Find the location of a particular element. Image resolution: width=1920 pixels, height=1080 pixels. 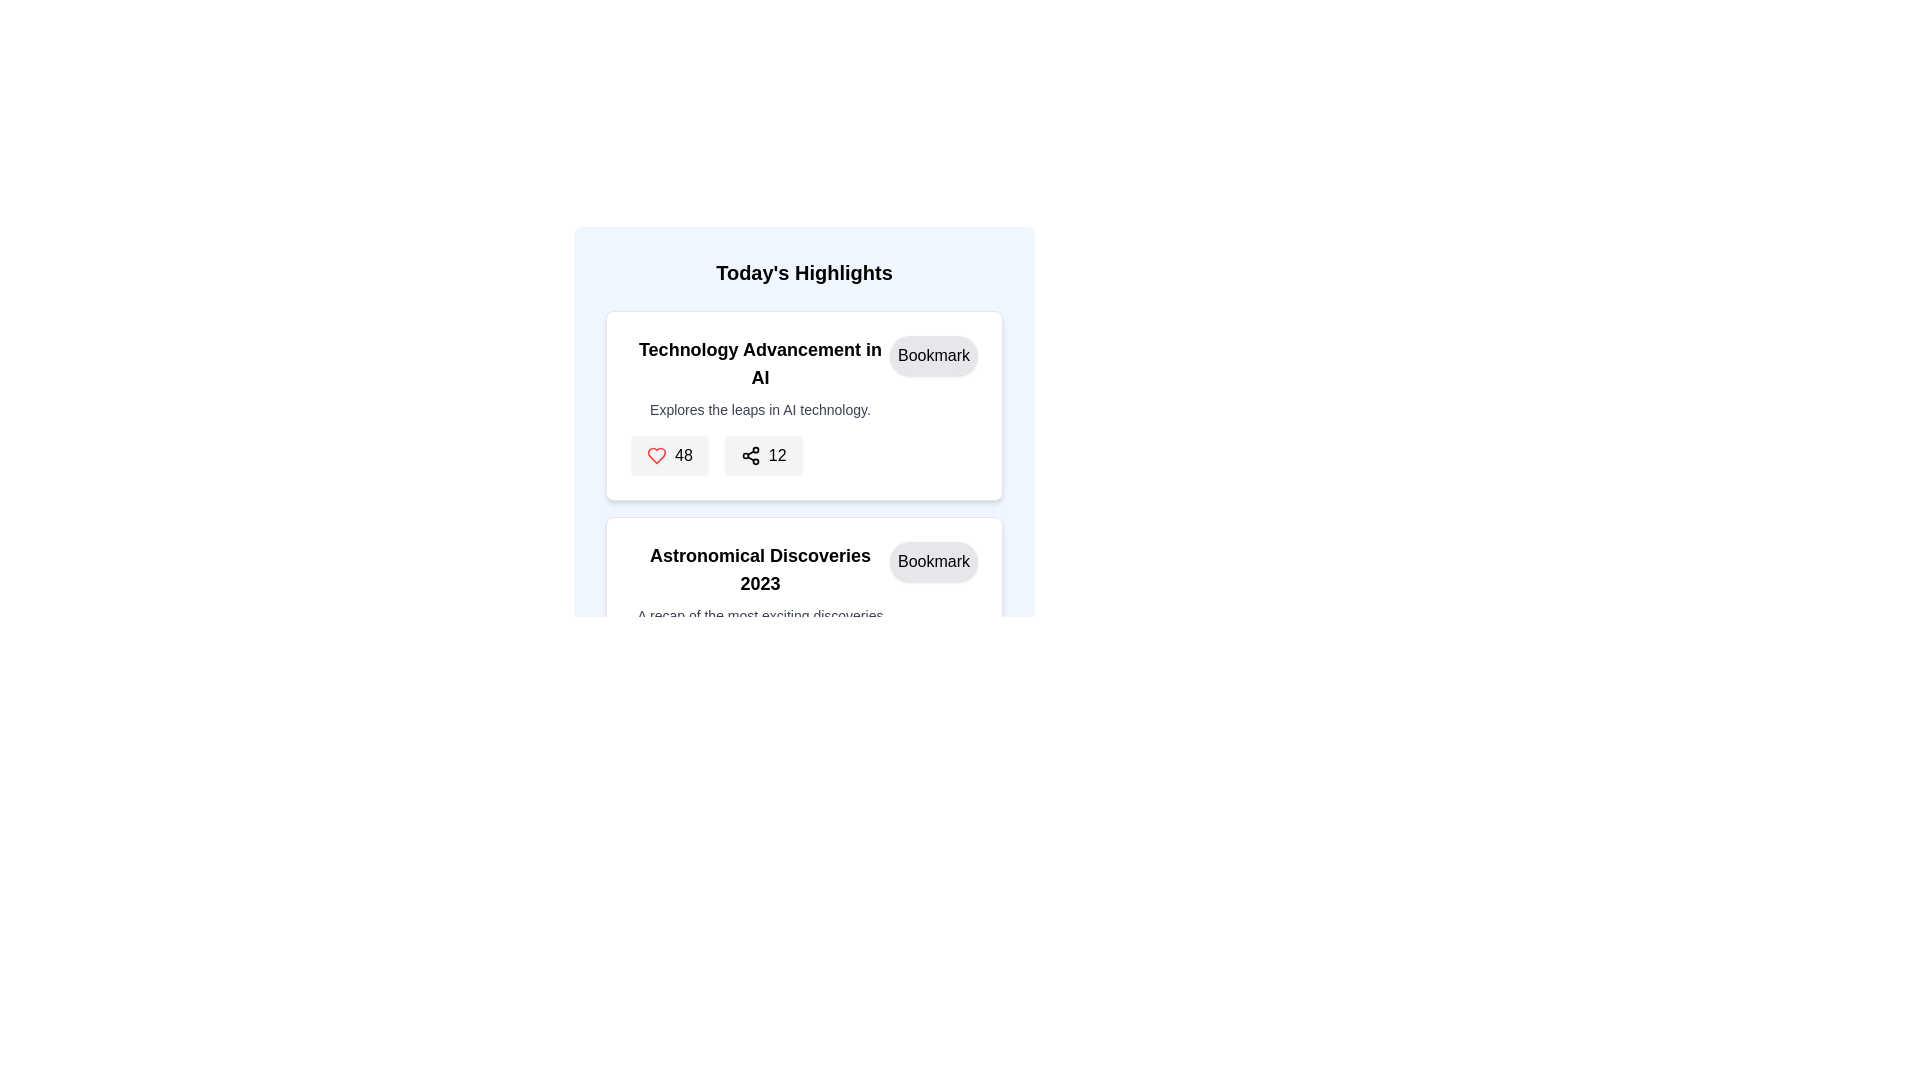

bold textual heading 'Technology Advancement in AI' located at the top of the 'Today's Highlights' card section is located at coordinates (759, 363).